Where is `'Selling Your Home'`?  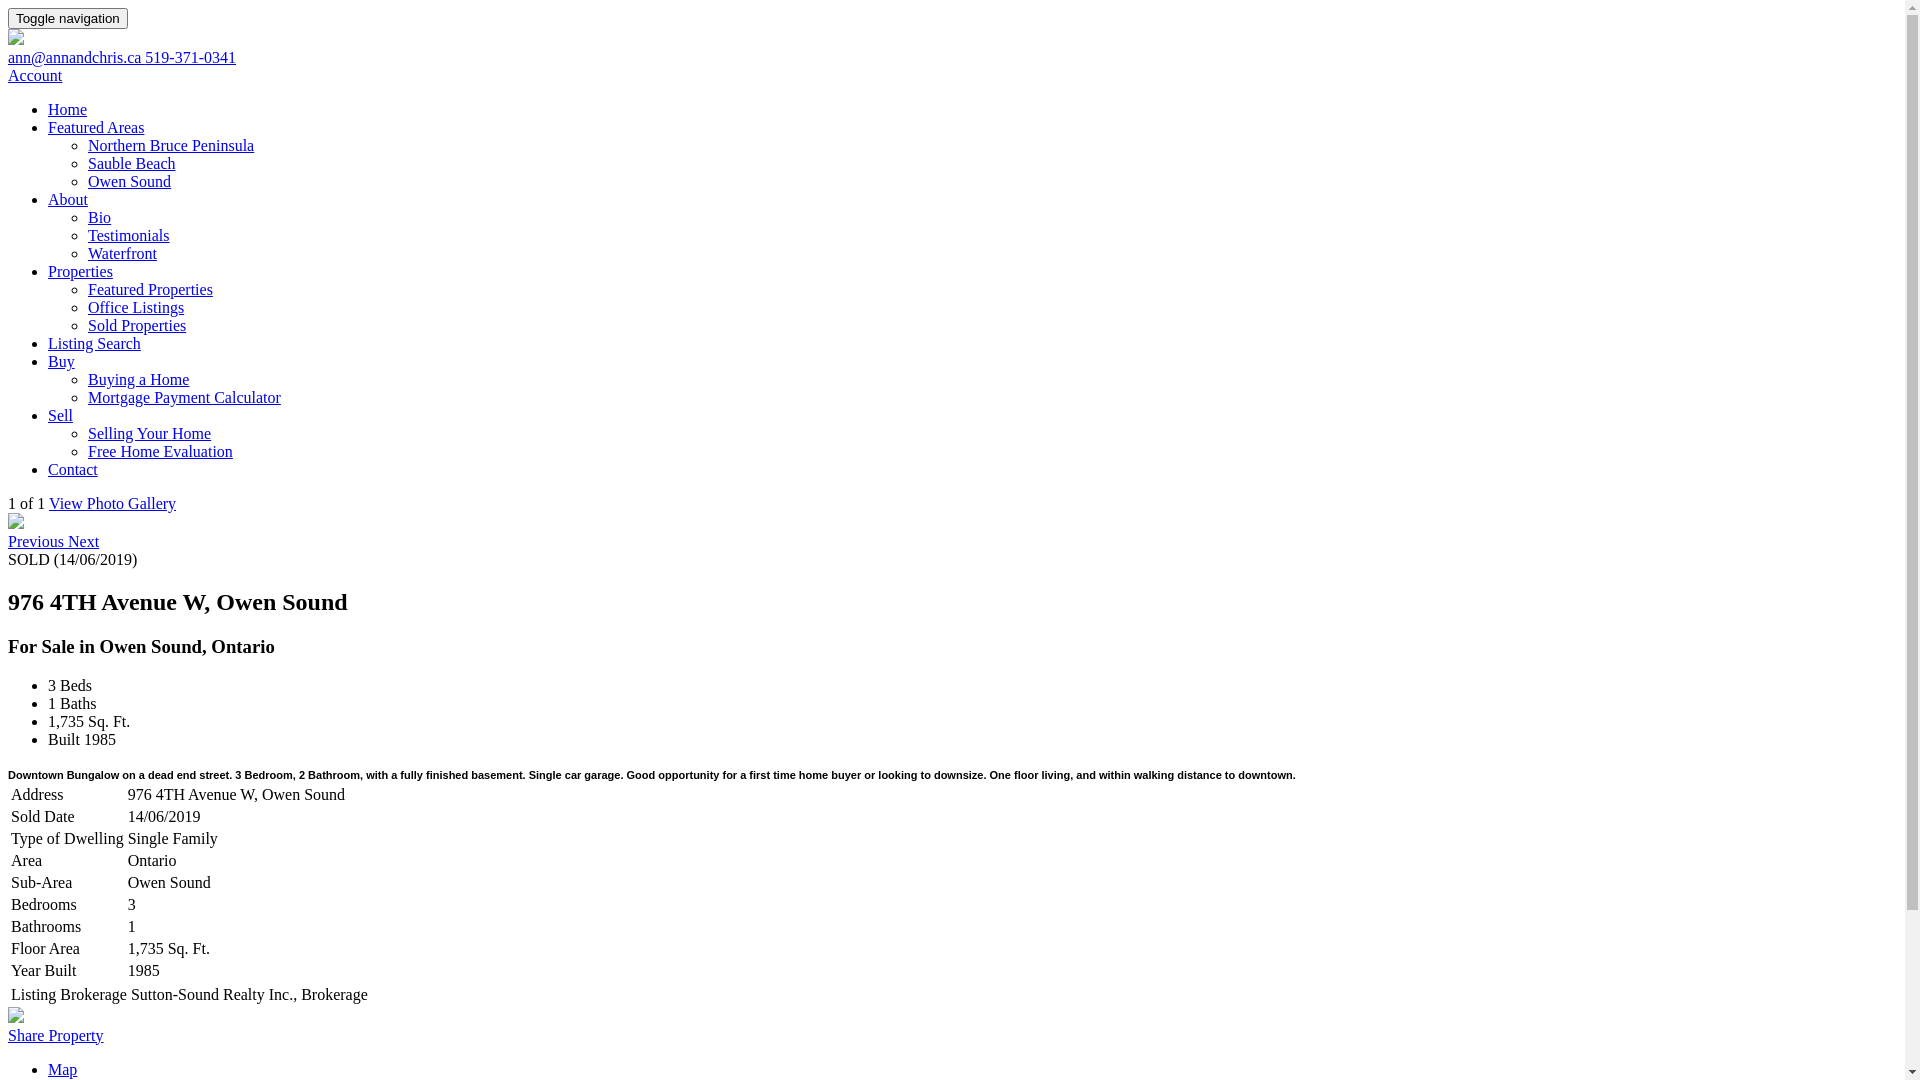 'Selling Your Home' is located at coordinates (86, 432).